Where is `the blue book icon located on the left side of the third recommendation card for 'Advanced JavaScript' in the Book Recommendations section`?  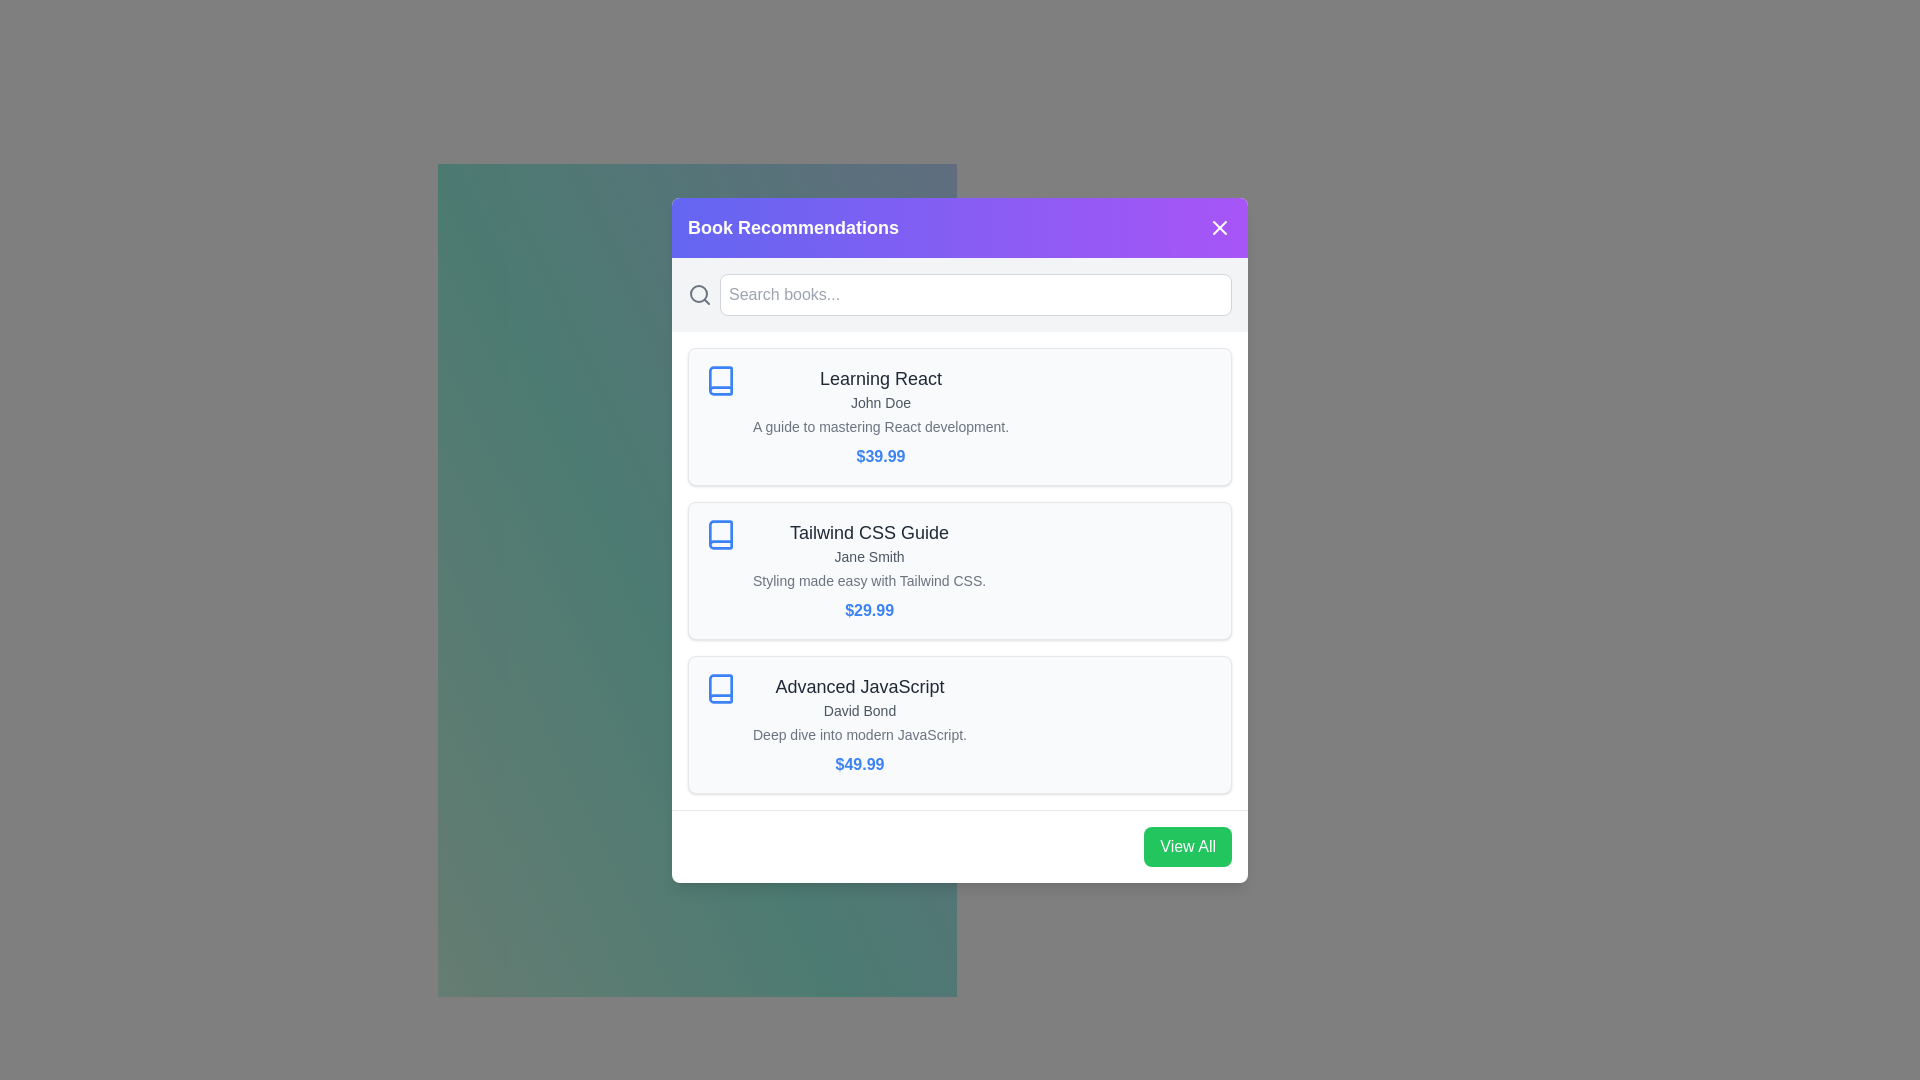
the blue book icon located on the left side of the third recommendation card for 'Advanced JavaScript' in the Book Recommendations section is located at coordinates (720, 687).